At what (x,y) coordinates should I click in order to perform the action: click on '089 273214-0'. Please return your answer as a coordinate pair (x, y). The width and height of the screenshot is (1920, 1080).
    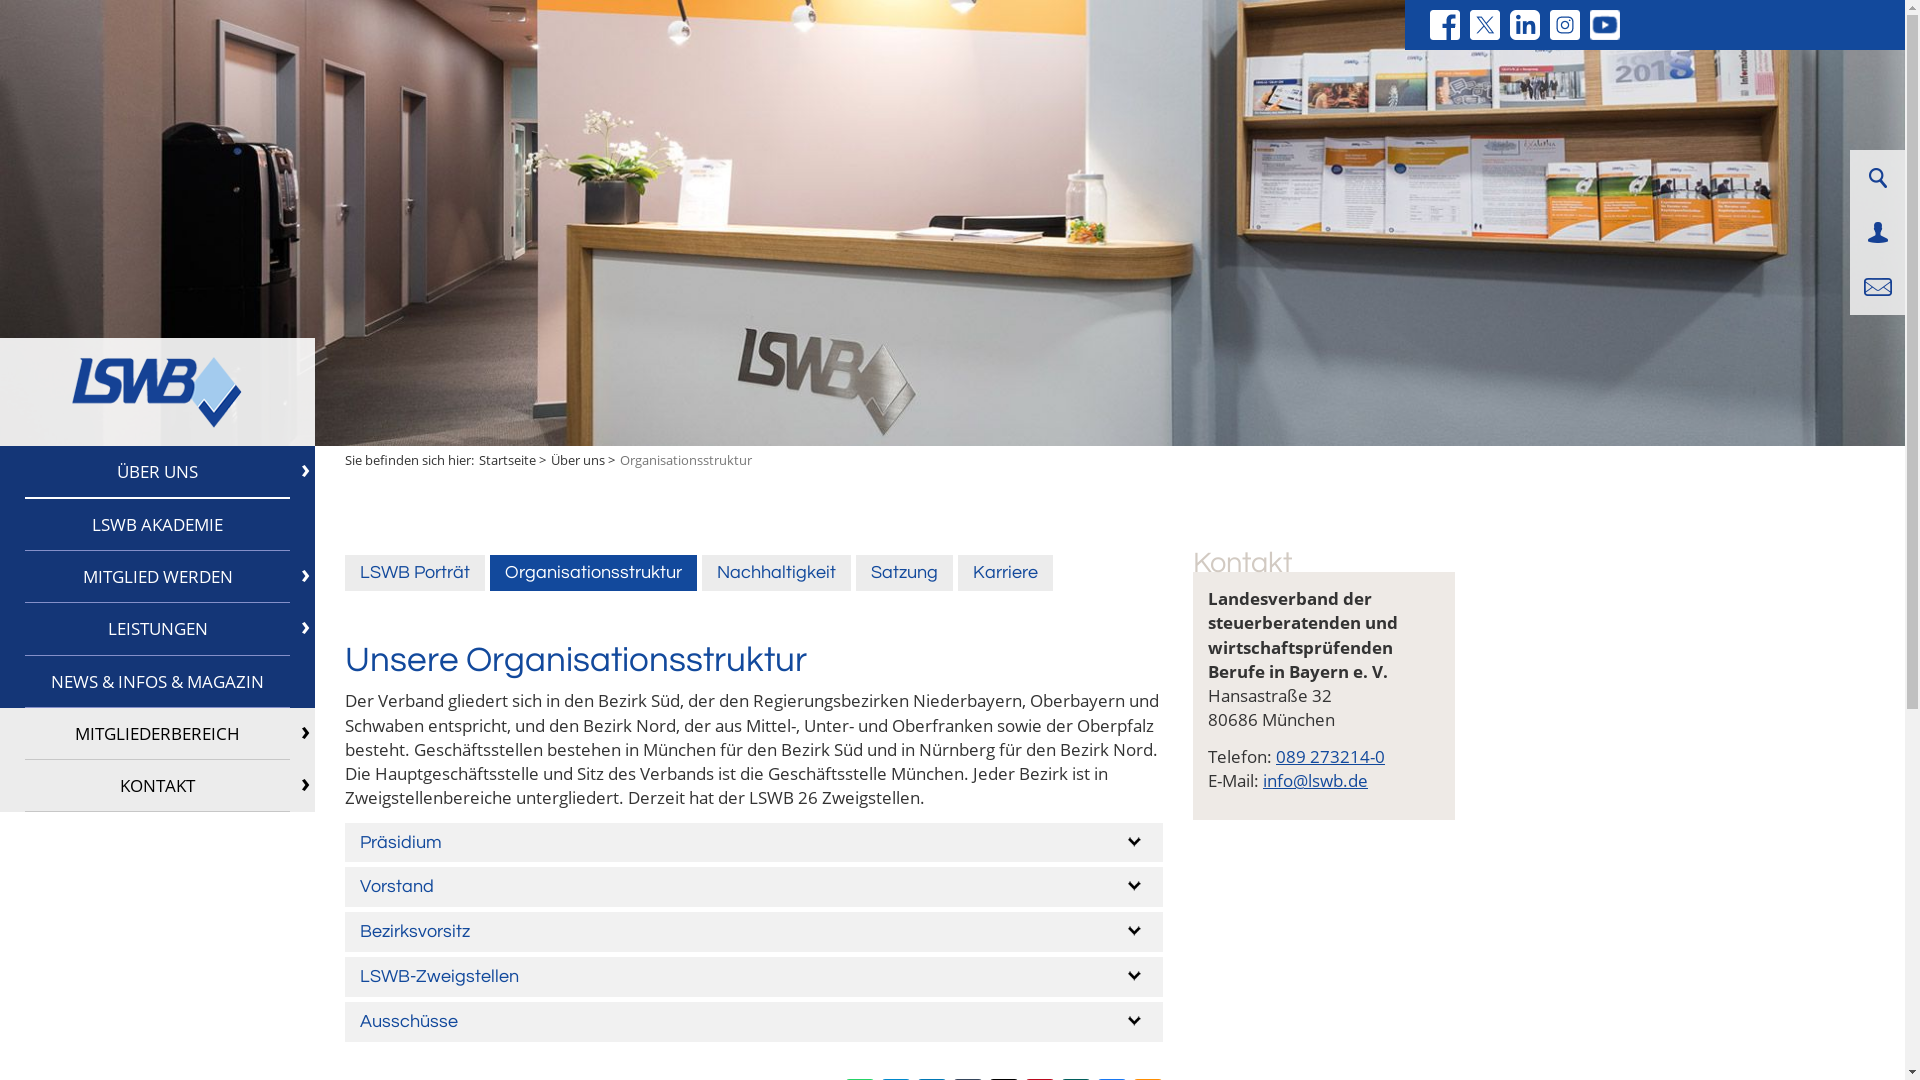
    Looking at the image, I should click on (1330, 756).